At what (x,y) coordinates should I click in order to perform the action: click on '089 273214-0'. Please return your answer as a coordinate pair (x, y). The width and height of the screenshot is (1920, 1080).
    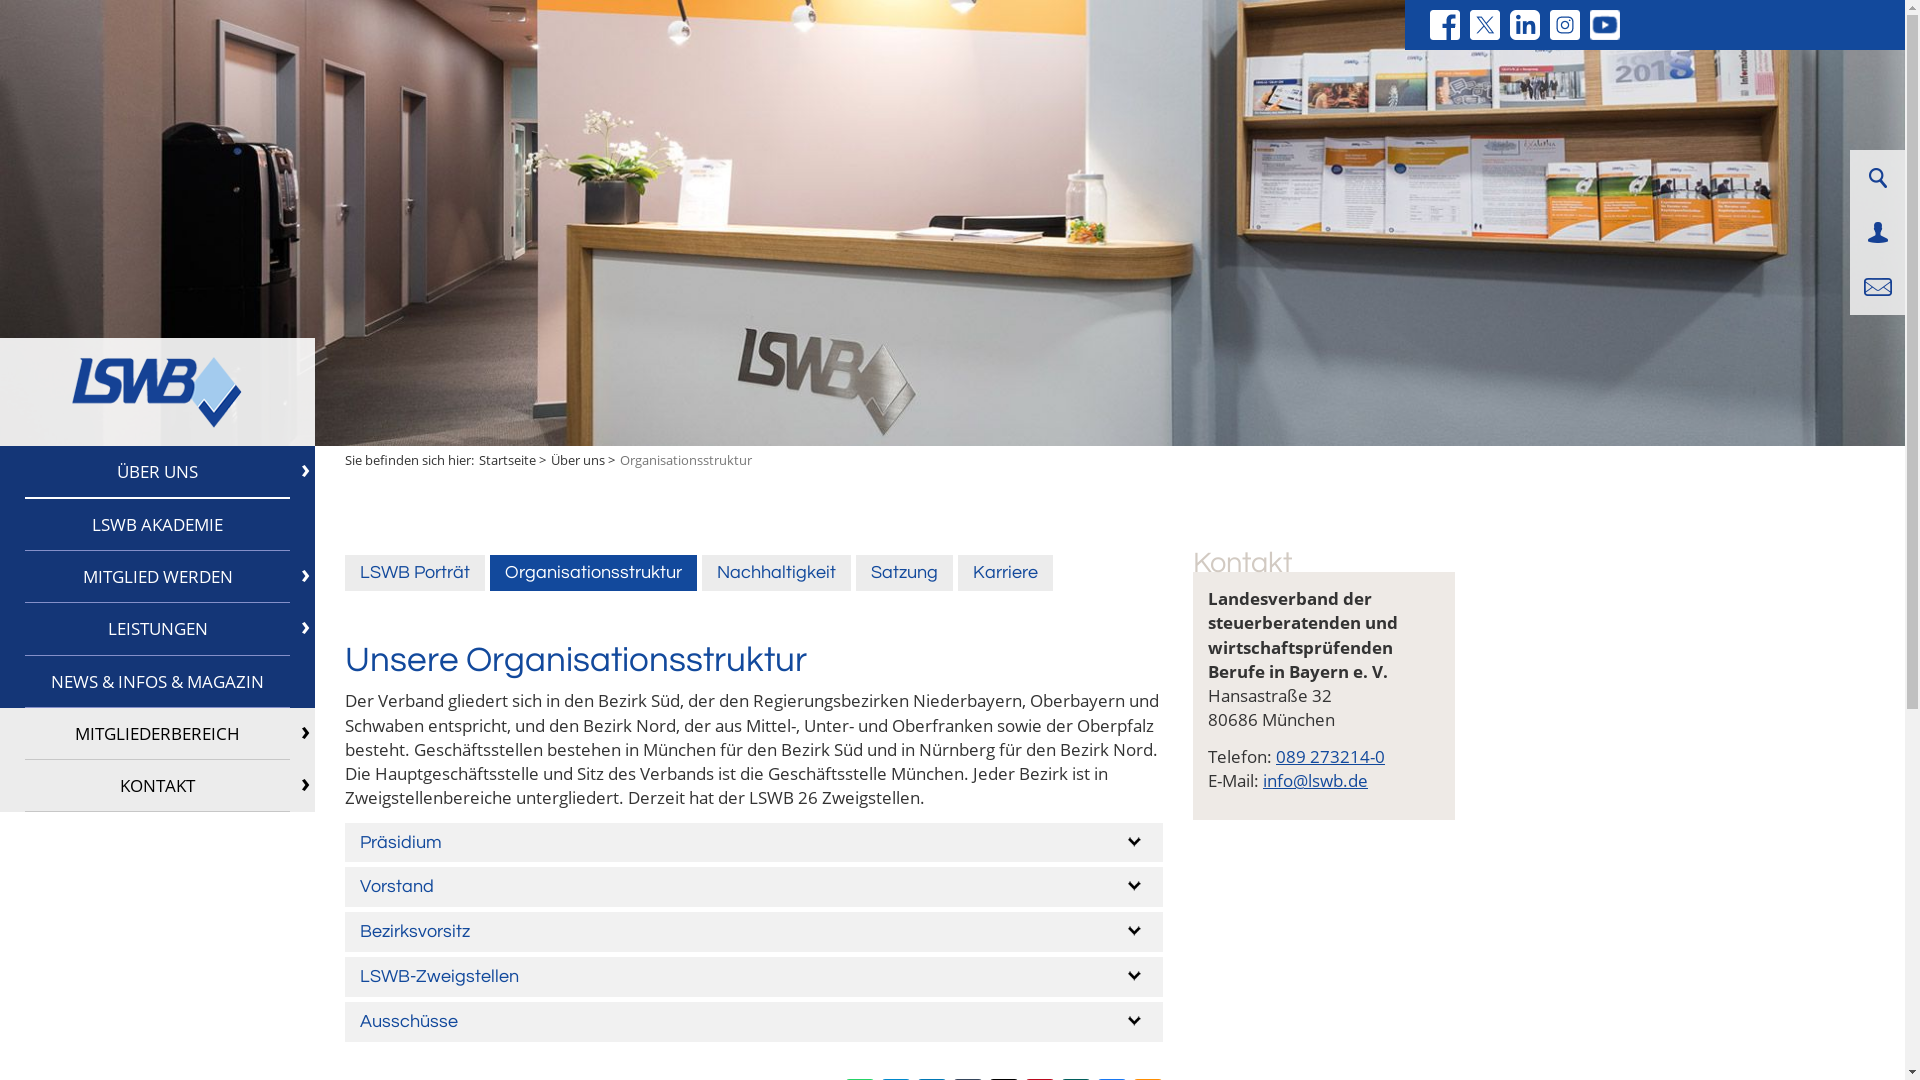
    Looking at the image, I should click on (1330, 756).